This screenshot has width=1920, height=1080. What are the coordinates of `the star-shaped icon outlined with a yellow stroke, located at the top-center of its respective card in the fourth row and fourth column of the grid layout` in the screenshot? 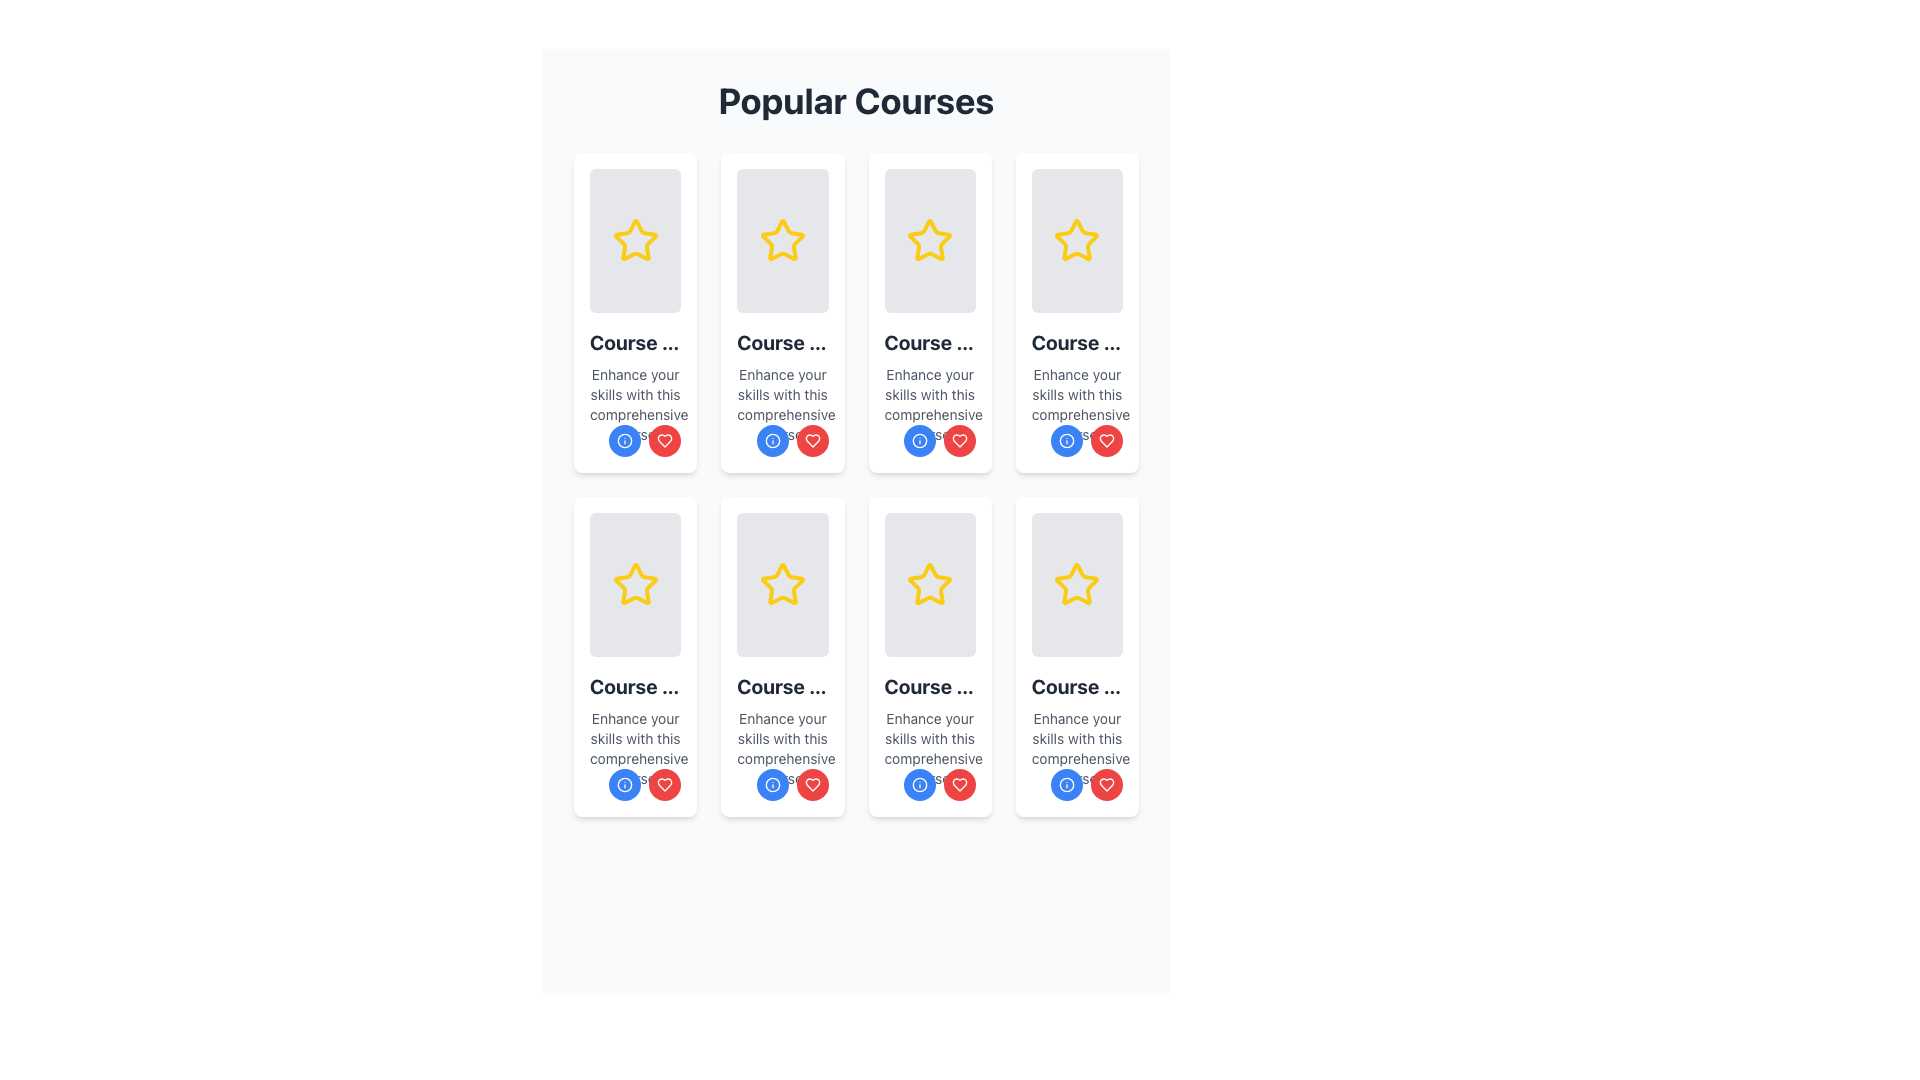 It's located at (1076, 585).